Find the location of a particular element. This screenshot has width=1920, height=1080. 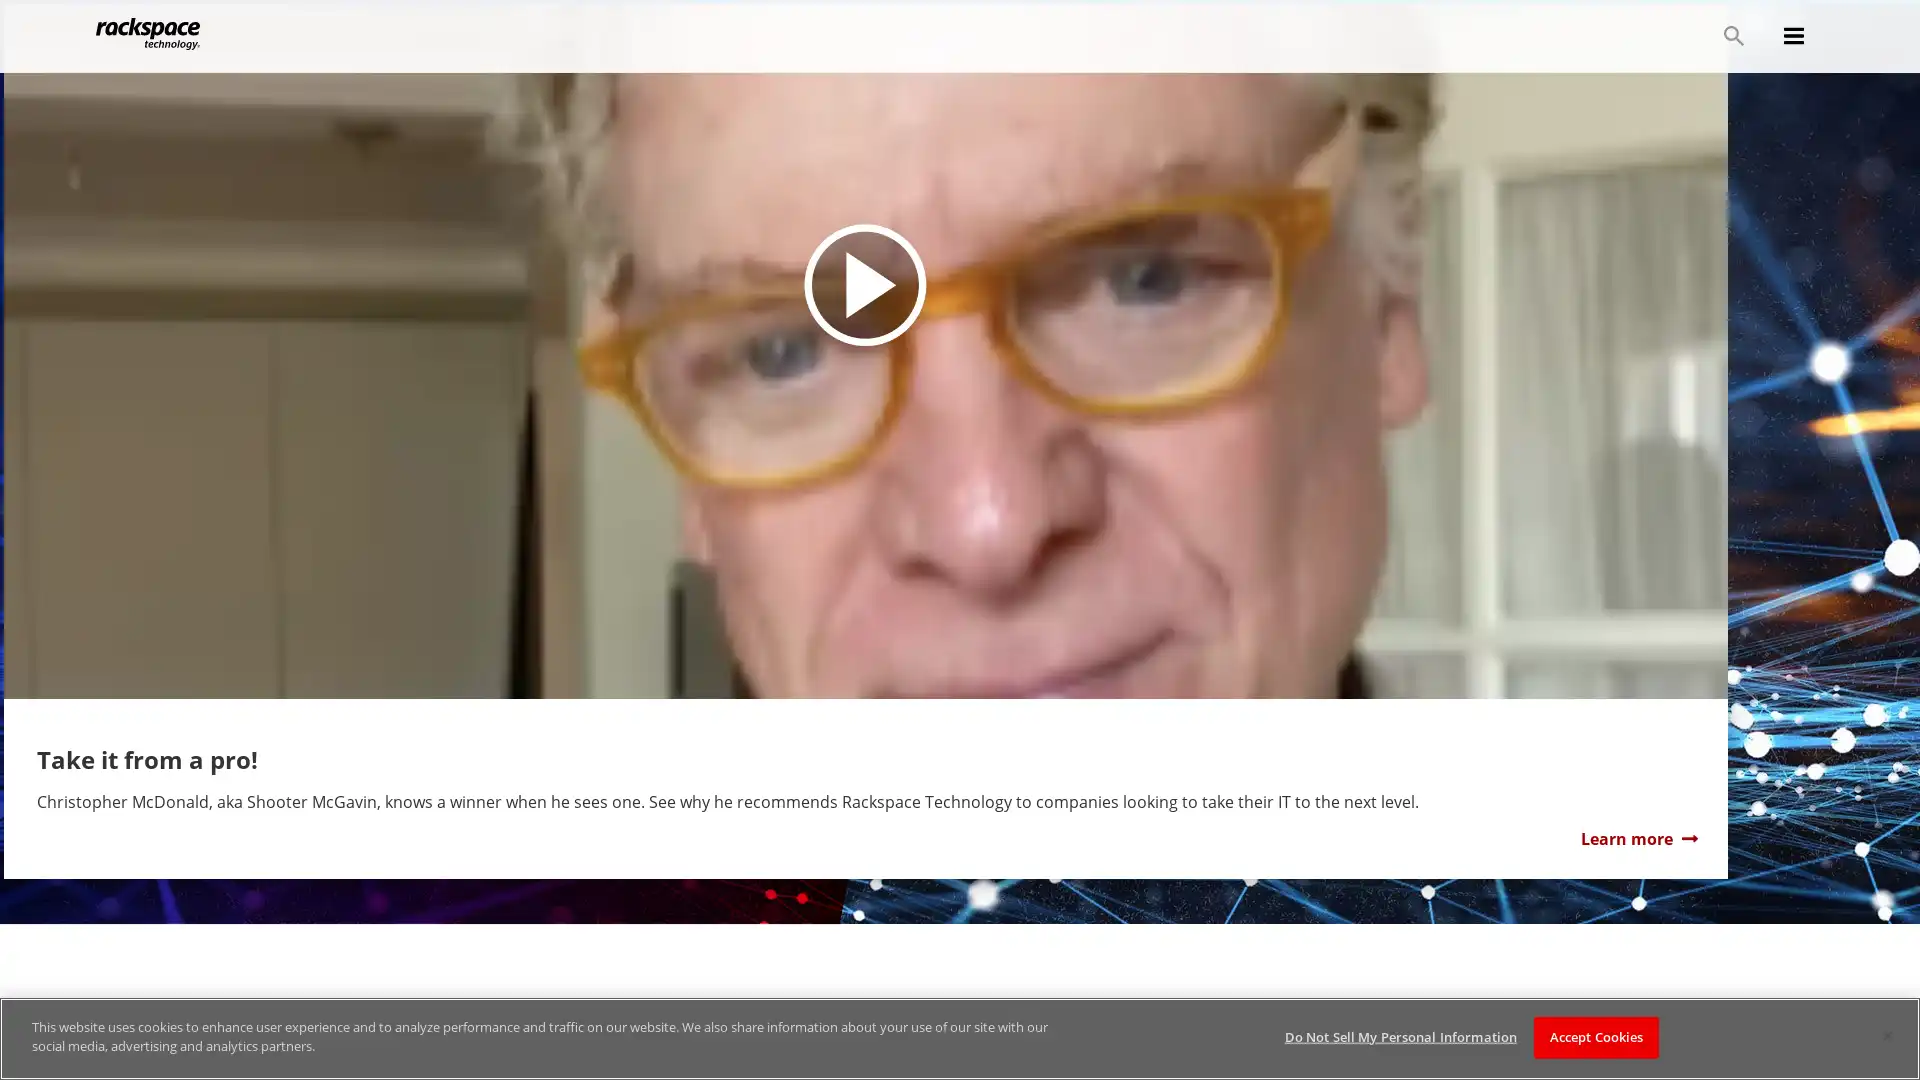

Accept Cookies is located at coordinates (1595, 1036).